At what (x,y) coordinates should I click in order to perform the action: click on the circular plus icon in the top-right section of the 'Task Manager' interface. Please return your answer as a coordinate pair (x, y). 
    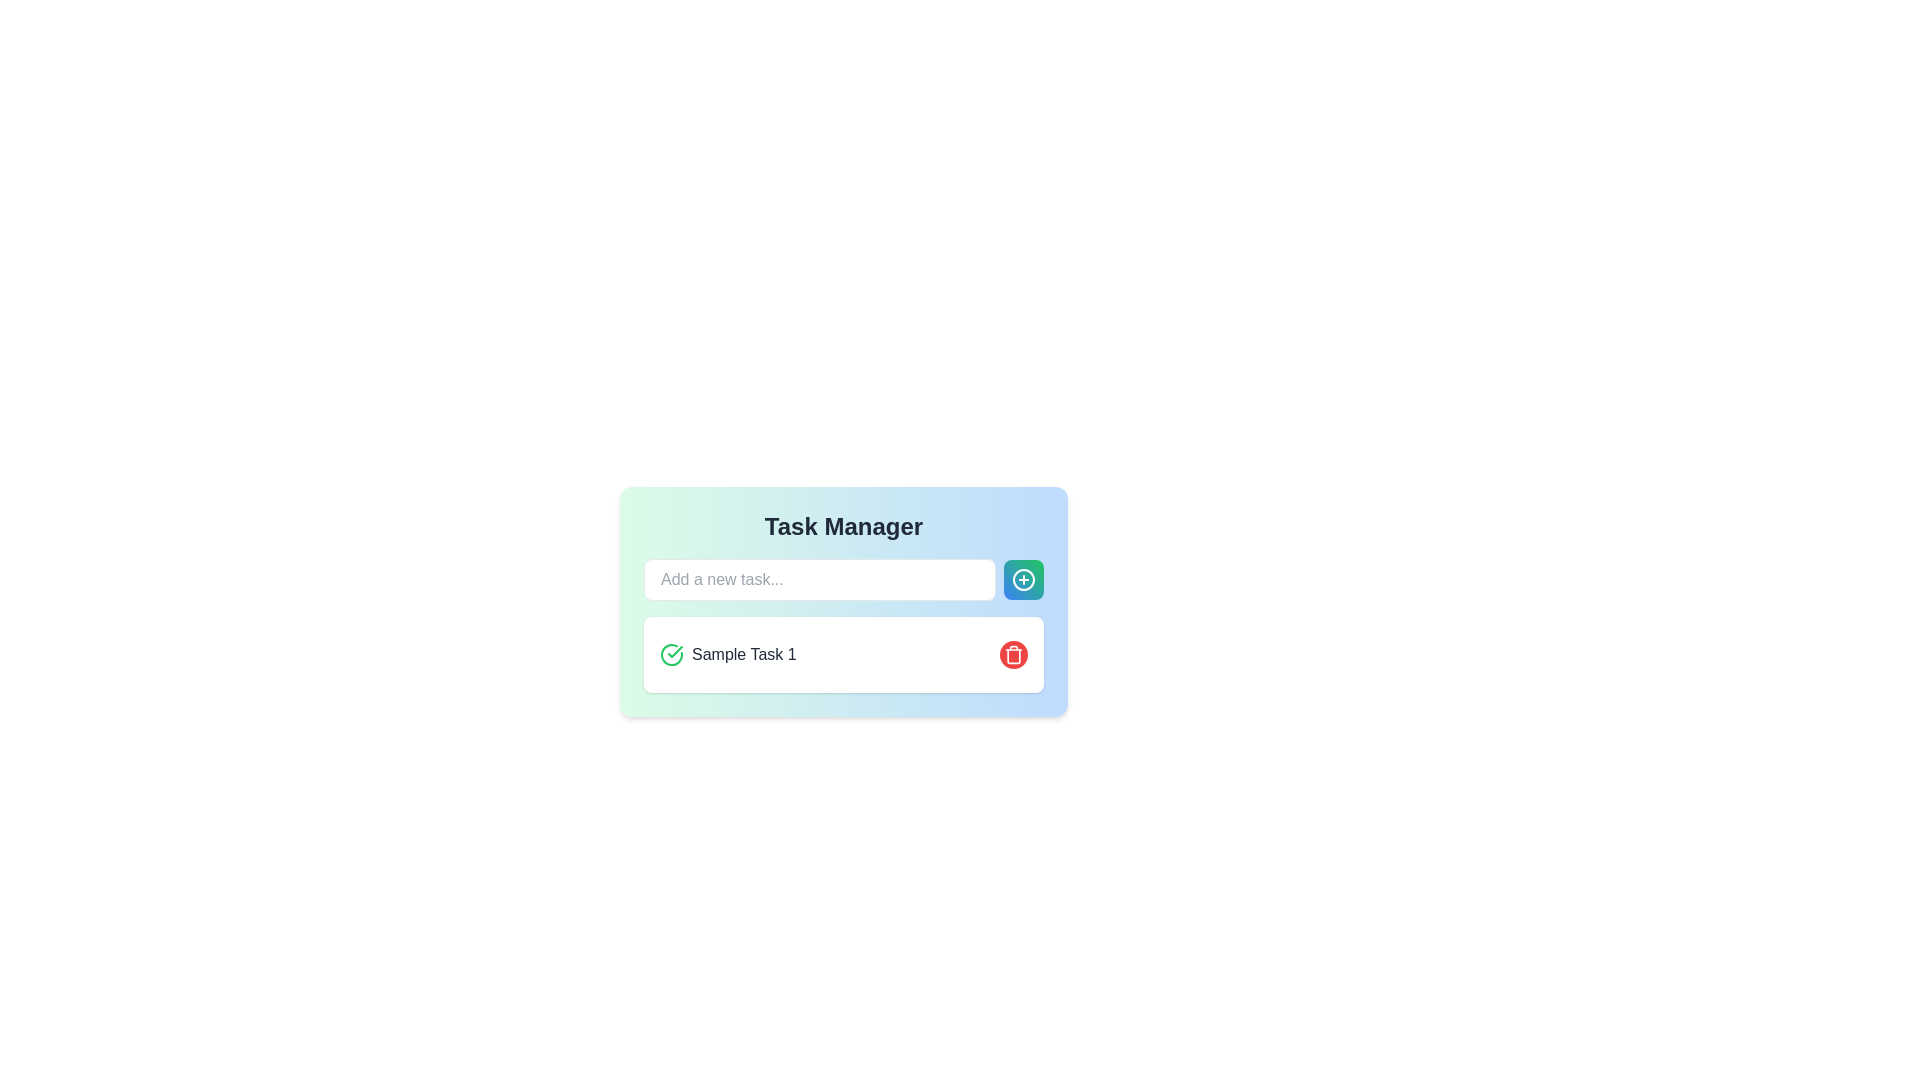
    Looking at the image, I should click on (1023, 579).